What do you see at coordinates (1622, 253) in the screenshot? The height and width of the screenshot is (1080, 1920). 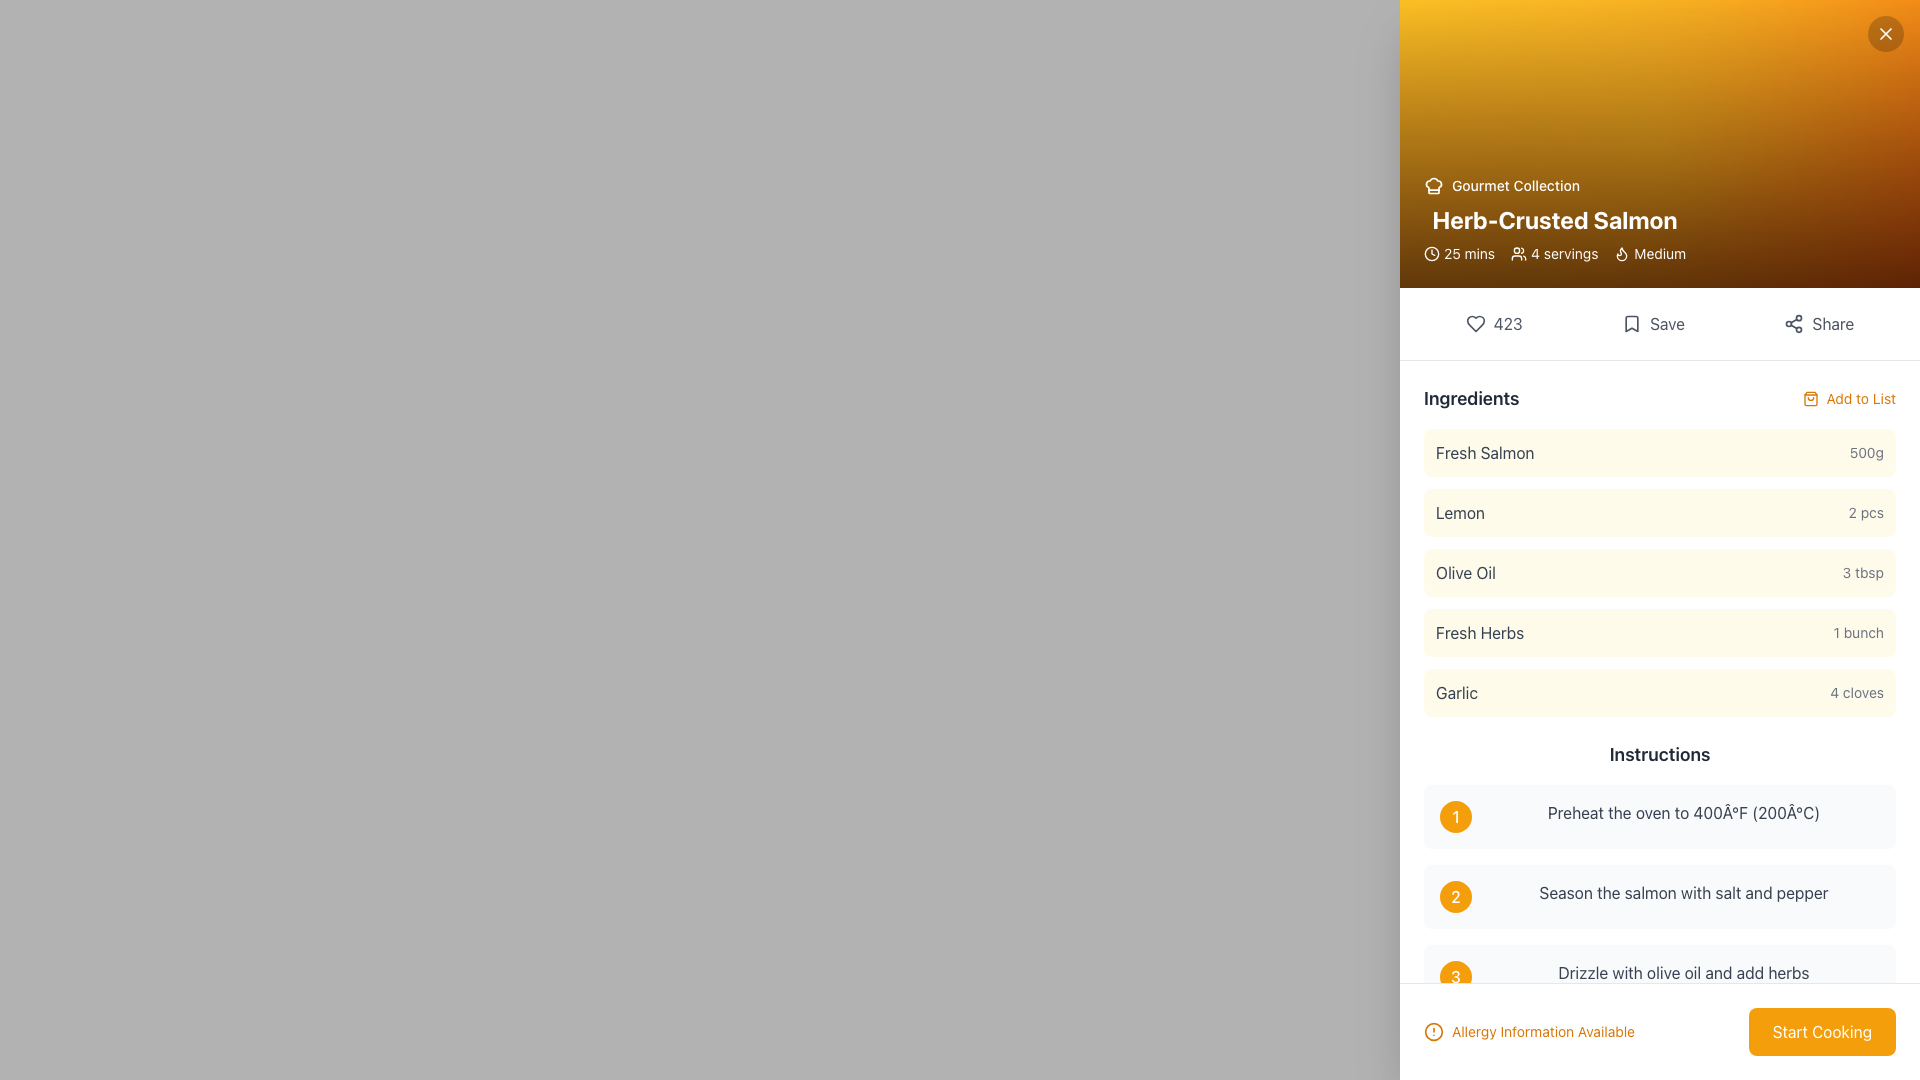 I see `the flame-shaped icon with thin strokes located to the left of the 'Medium' label in the top section of the interface` at bounding box center [1622, 253].